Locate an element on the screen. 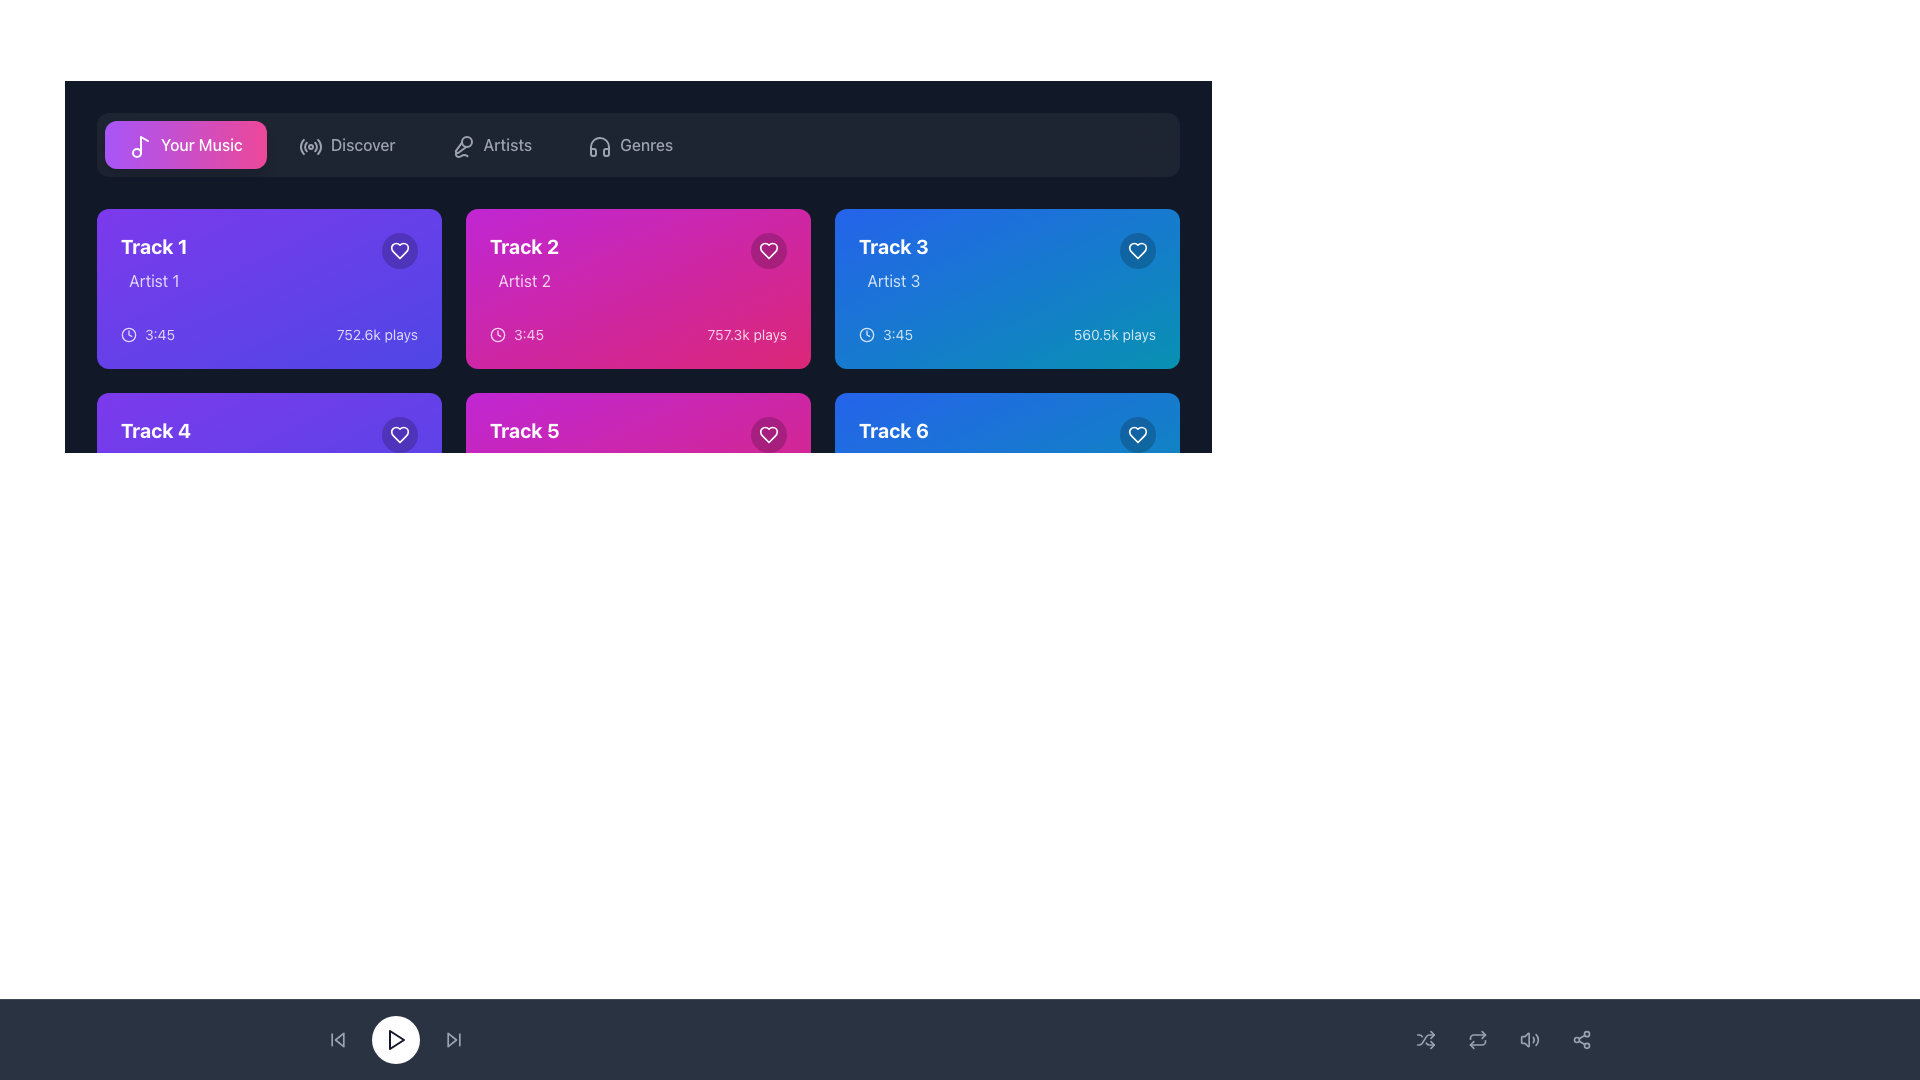 The width and height of the screenshot is (1920, 1080). the repeat toggle button located centrally between adjacent playback control icons in the bottom interface bar, which is the fourth element from the left is located at coordinates (1478, 1039).